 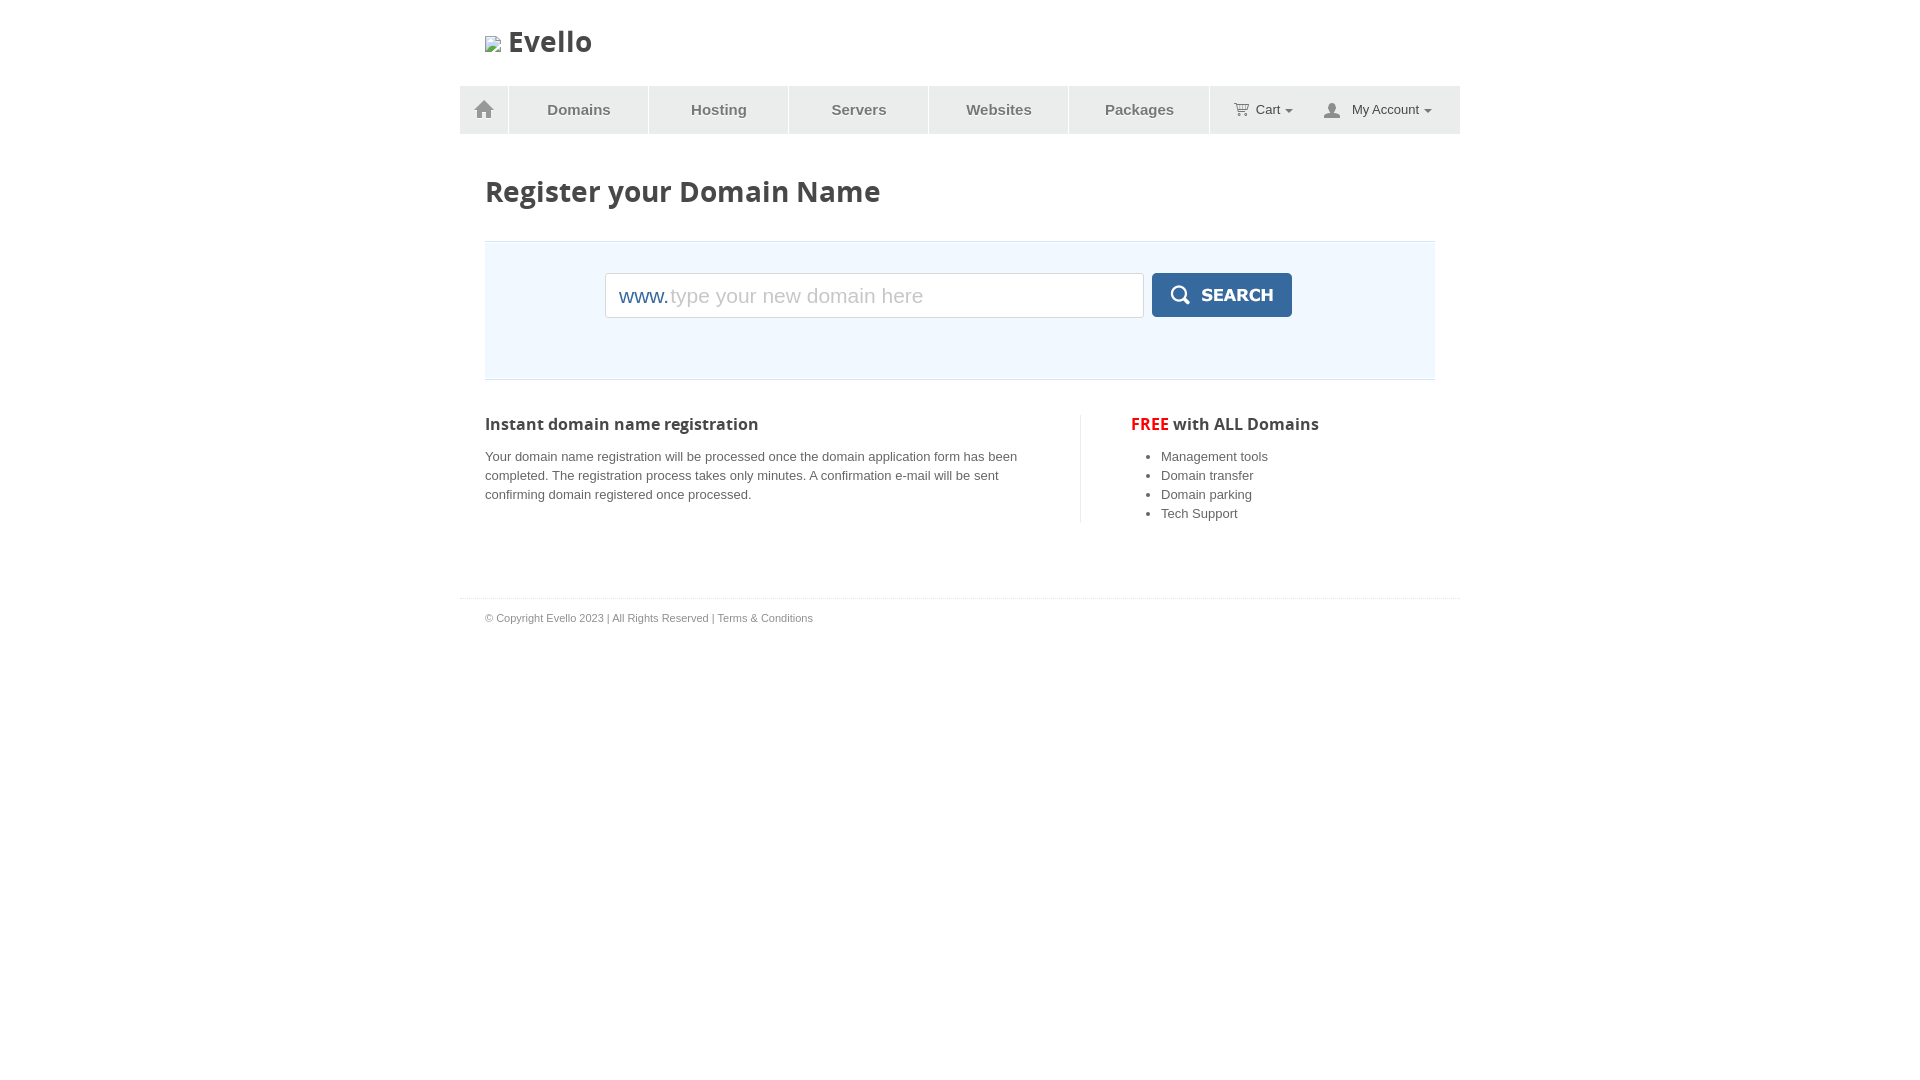 I want to click on 'Packages', so click(x=1069, y=110).